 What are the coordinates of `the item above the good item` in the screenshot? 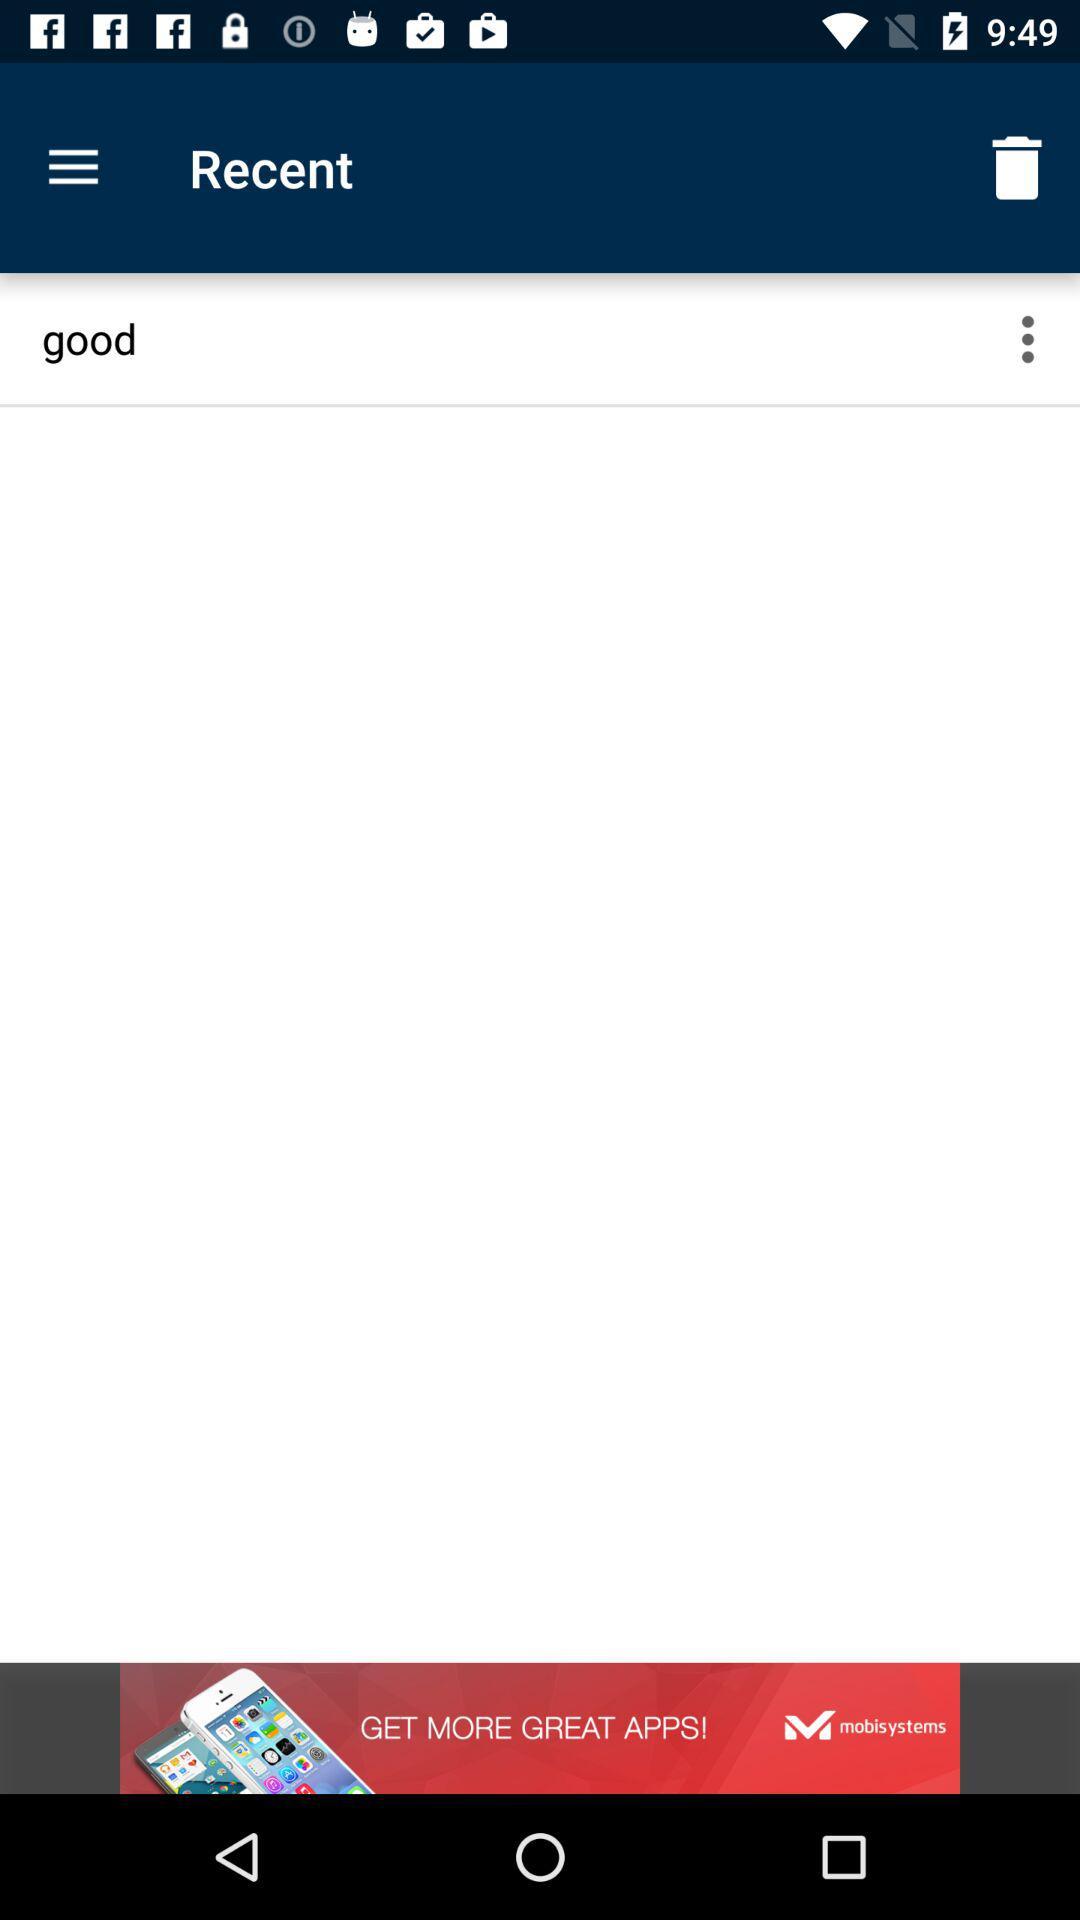 It's located at (1017, 168).